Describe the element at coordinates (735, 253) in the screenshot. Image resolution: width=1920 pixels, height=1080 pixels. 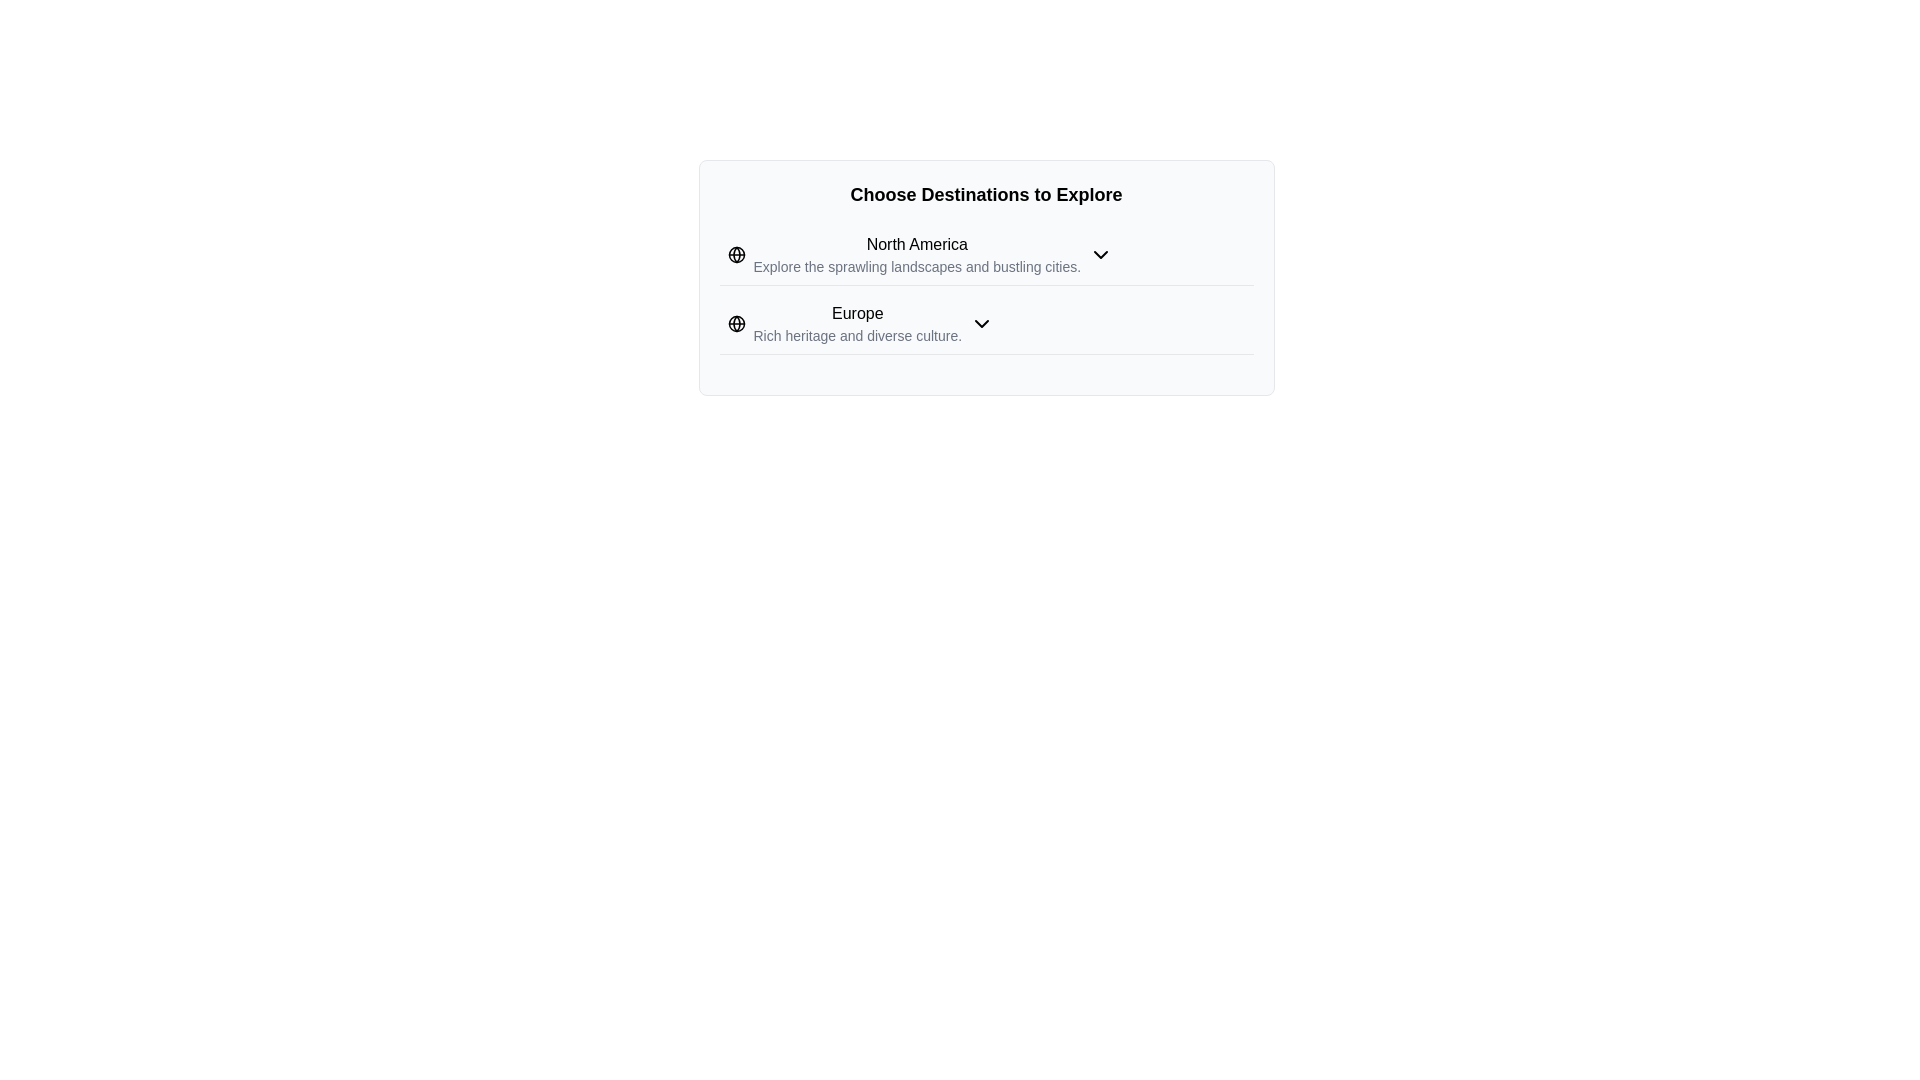
I see `the globe icon located to the left of the text 'North America', which is part of a list detailing travel destinations` at that location.